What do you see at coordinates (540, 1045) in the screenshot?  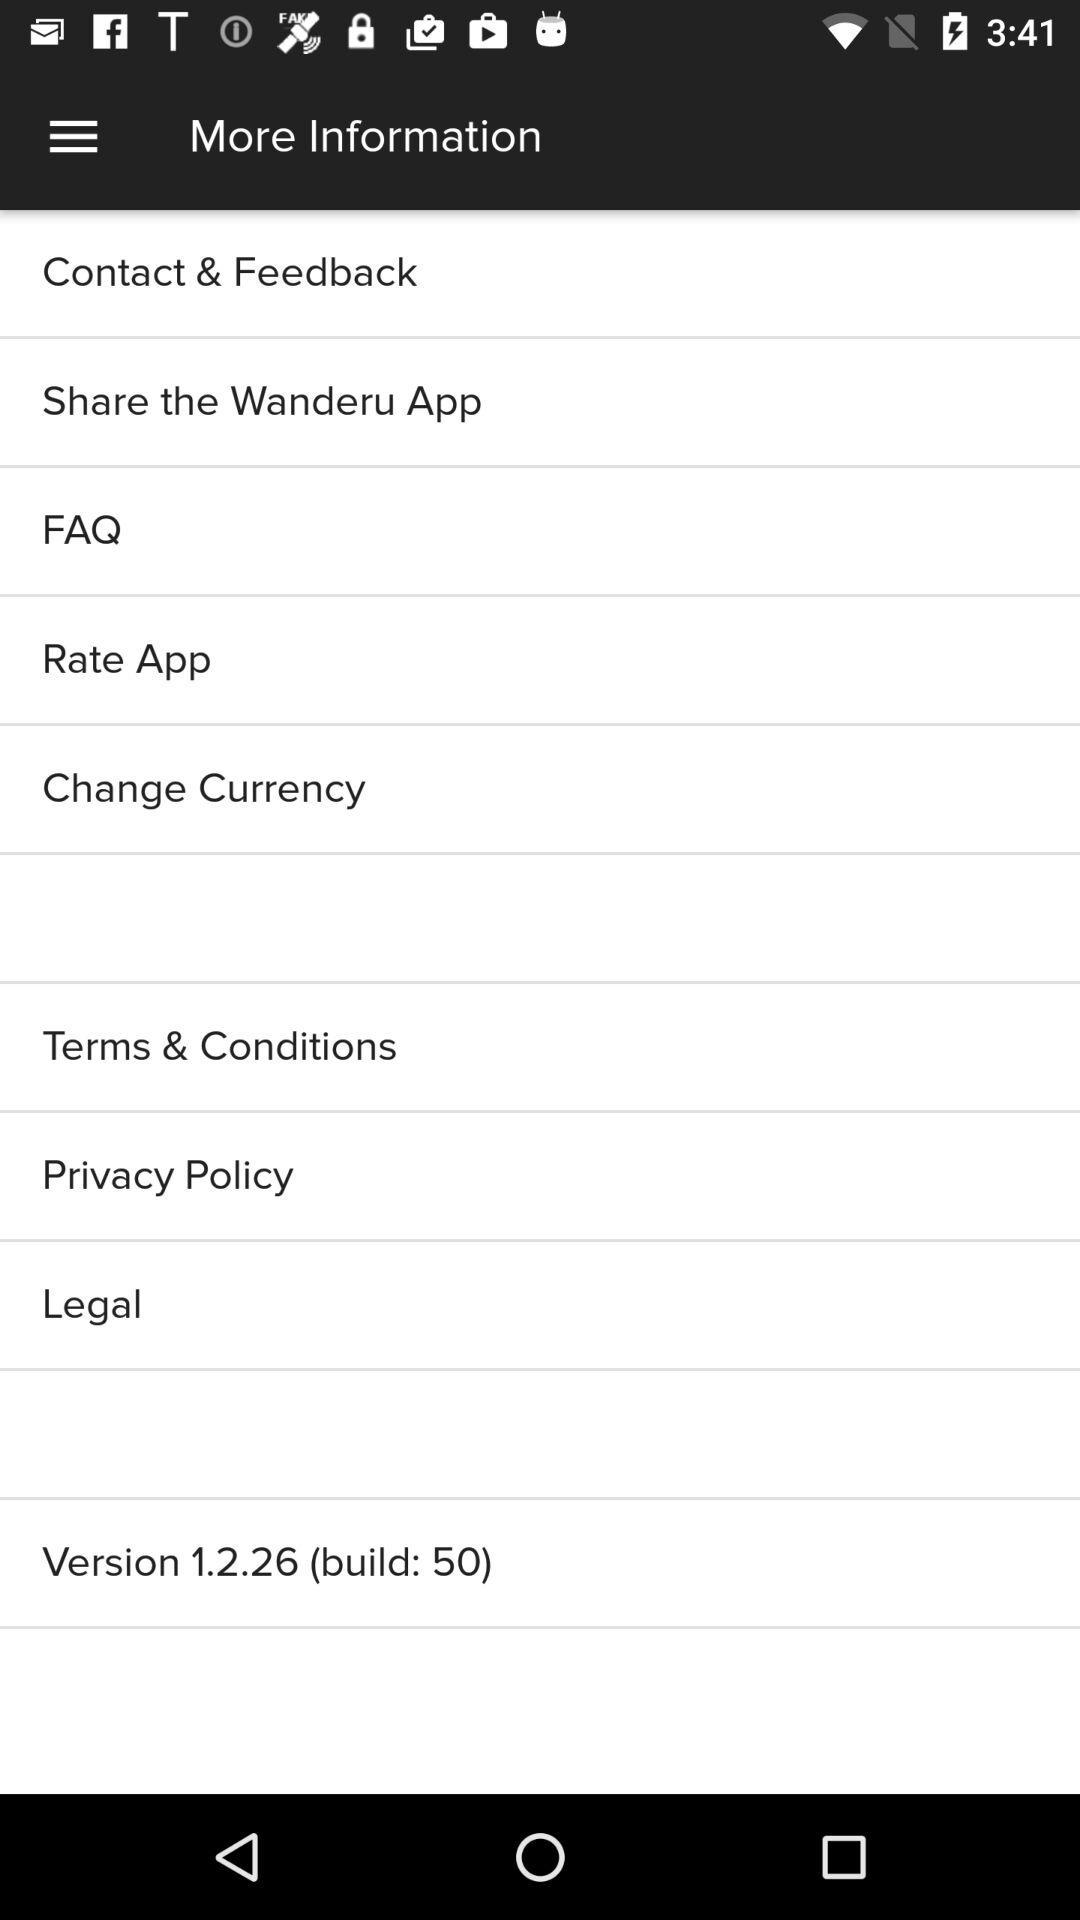 I see `terms & conditions` at bounding box center [540, 1045].